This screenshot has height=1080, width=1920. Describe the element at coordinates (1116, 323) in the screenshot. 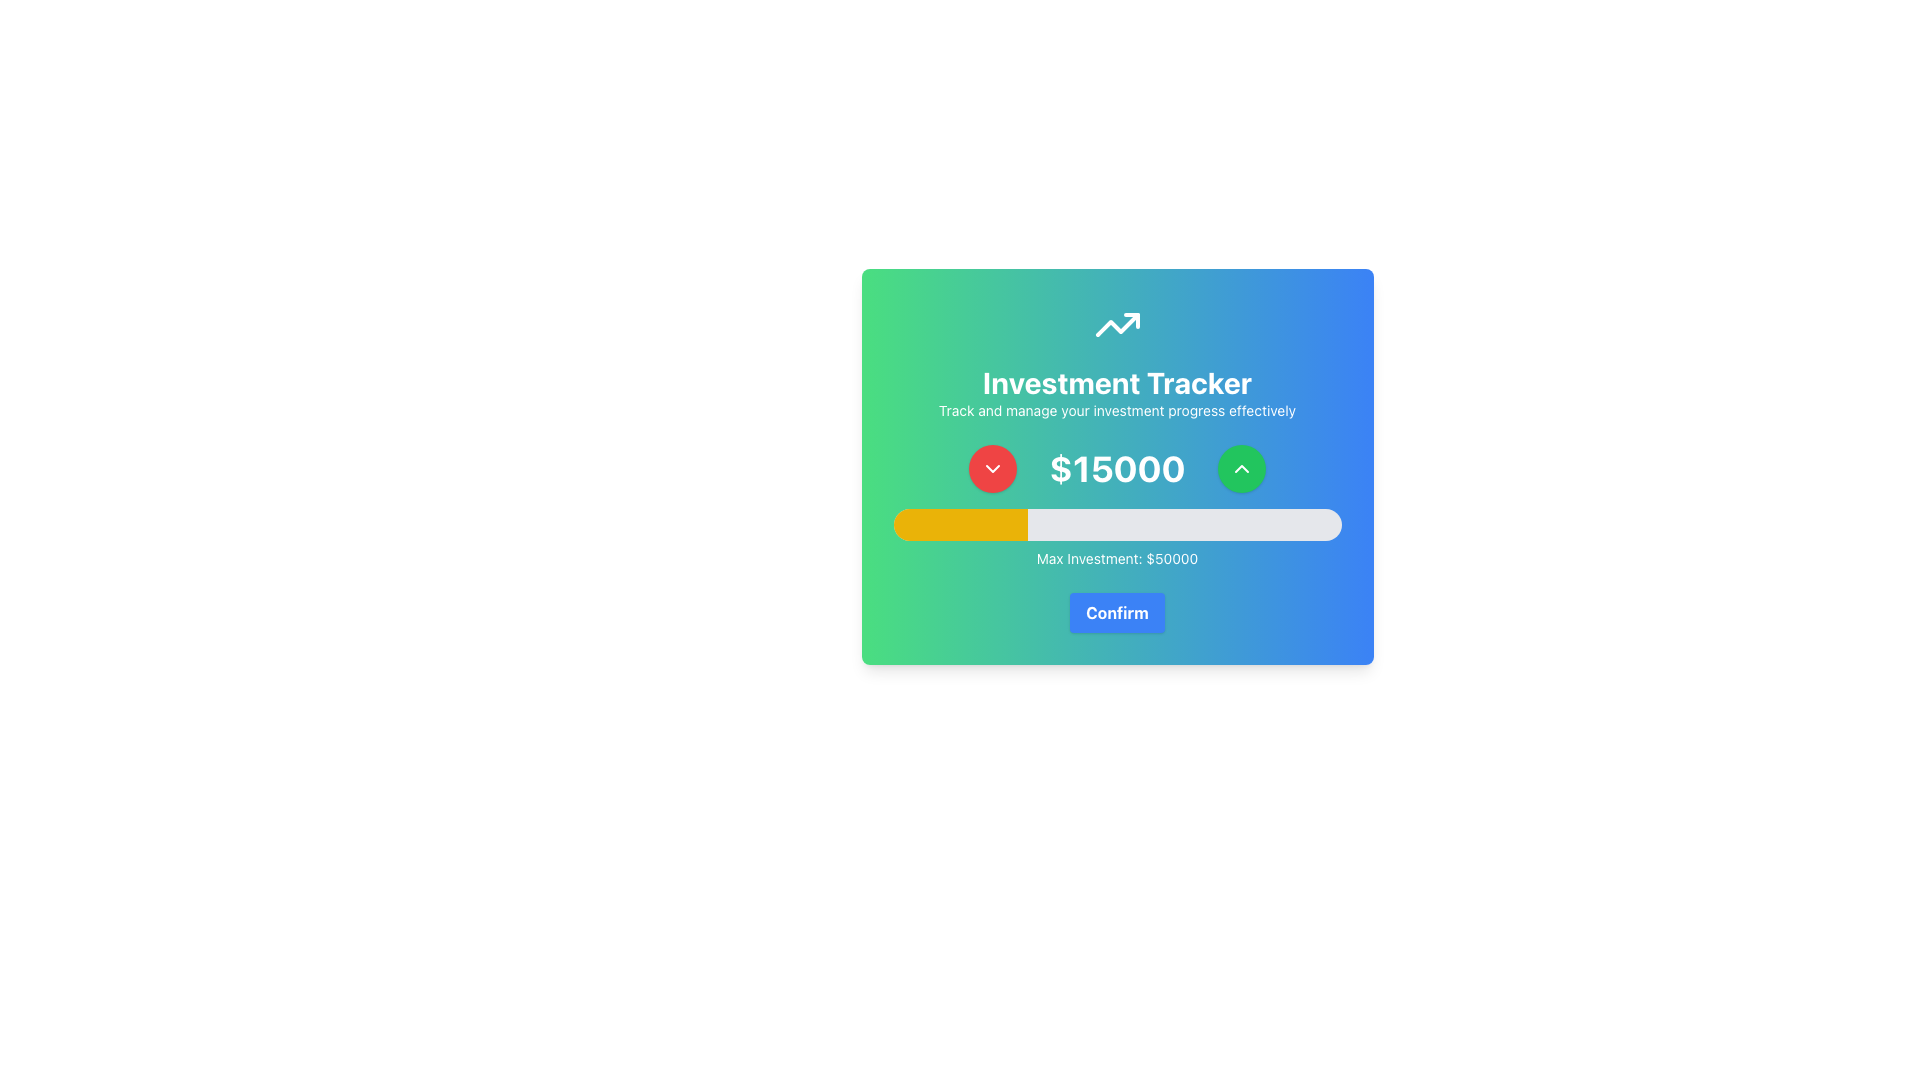

I see `the upward trend icon that signifies positive progression, located above the title text 'Investment Tracker' within the card` at that location.